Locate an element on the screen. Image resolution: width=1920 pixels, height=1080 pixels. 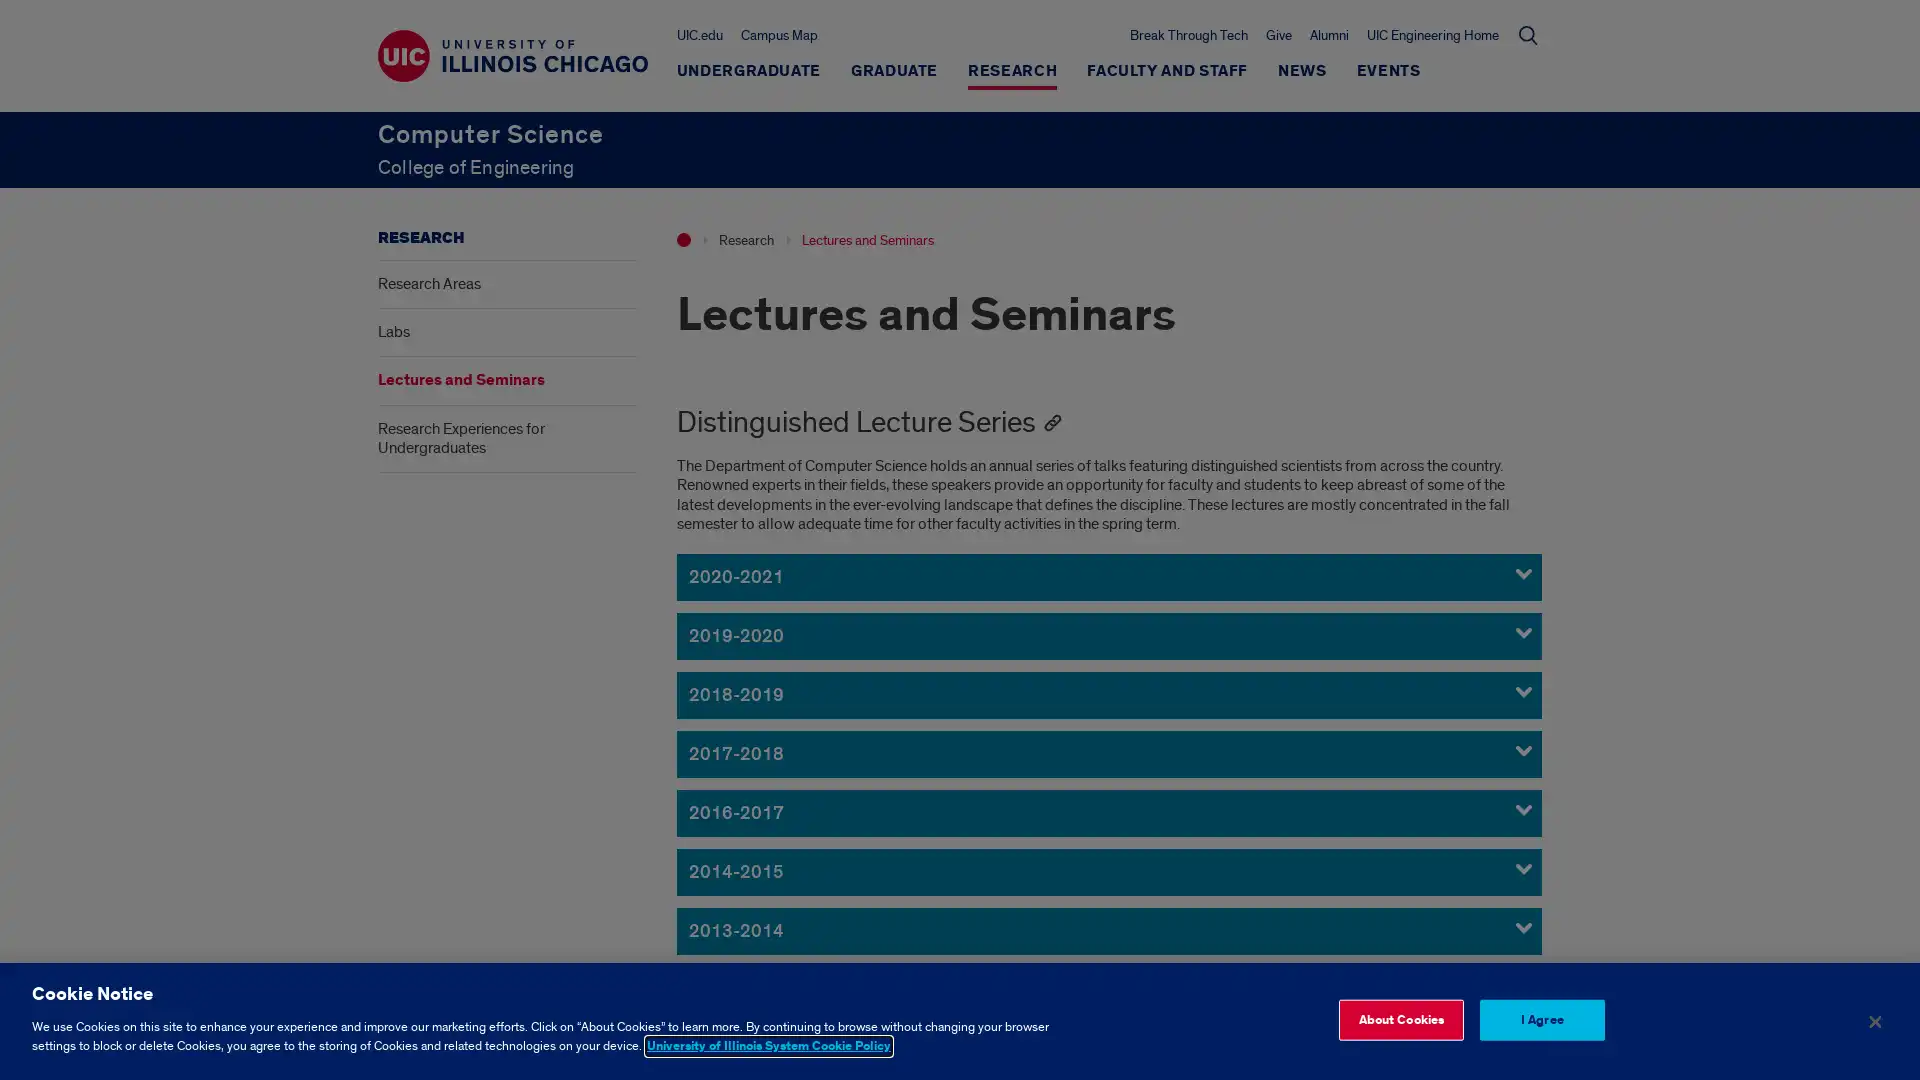
Search is located at coordinates (1526, 34).